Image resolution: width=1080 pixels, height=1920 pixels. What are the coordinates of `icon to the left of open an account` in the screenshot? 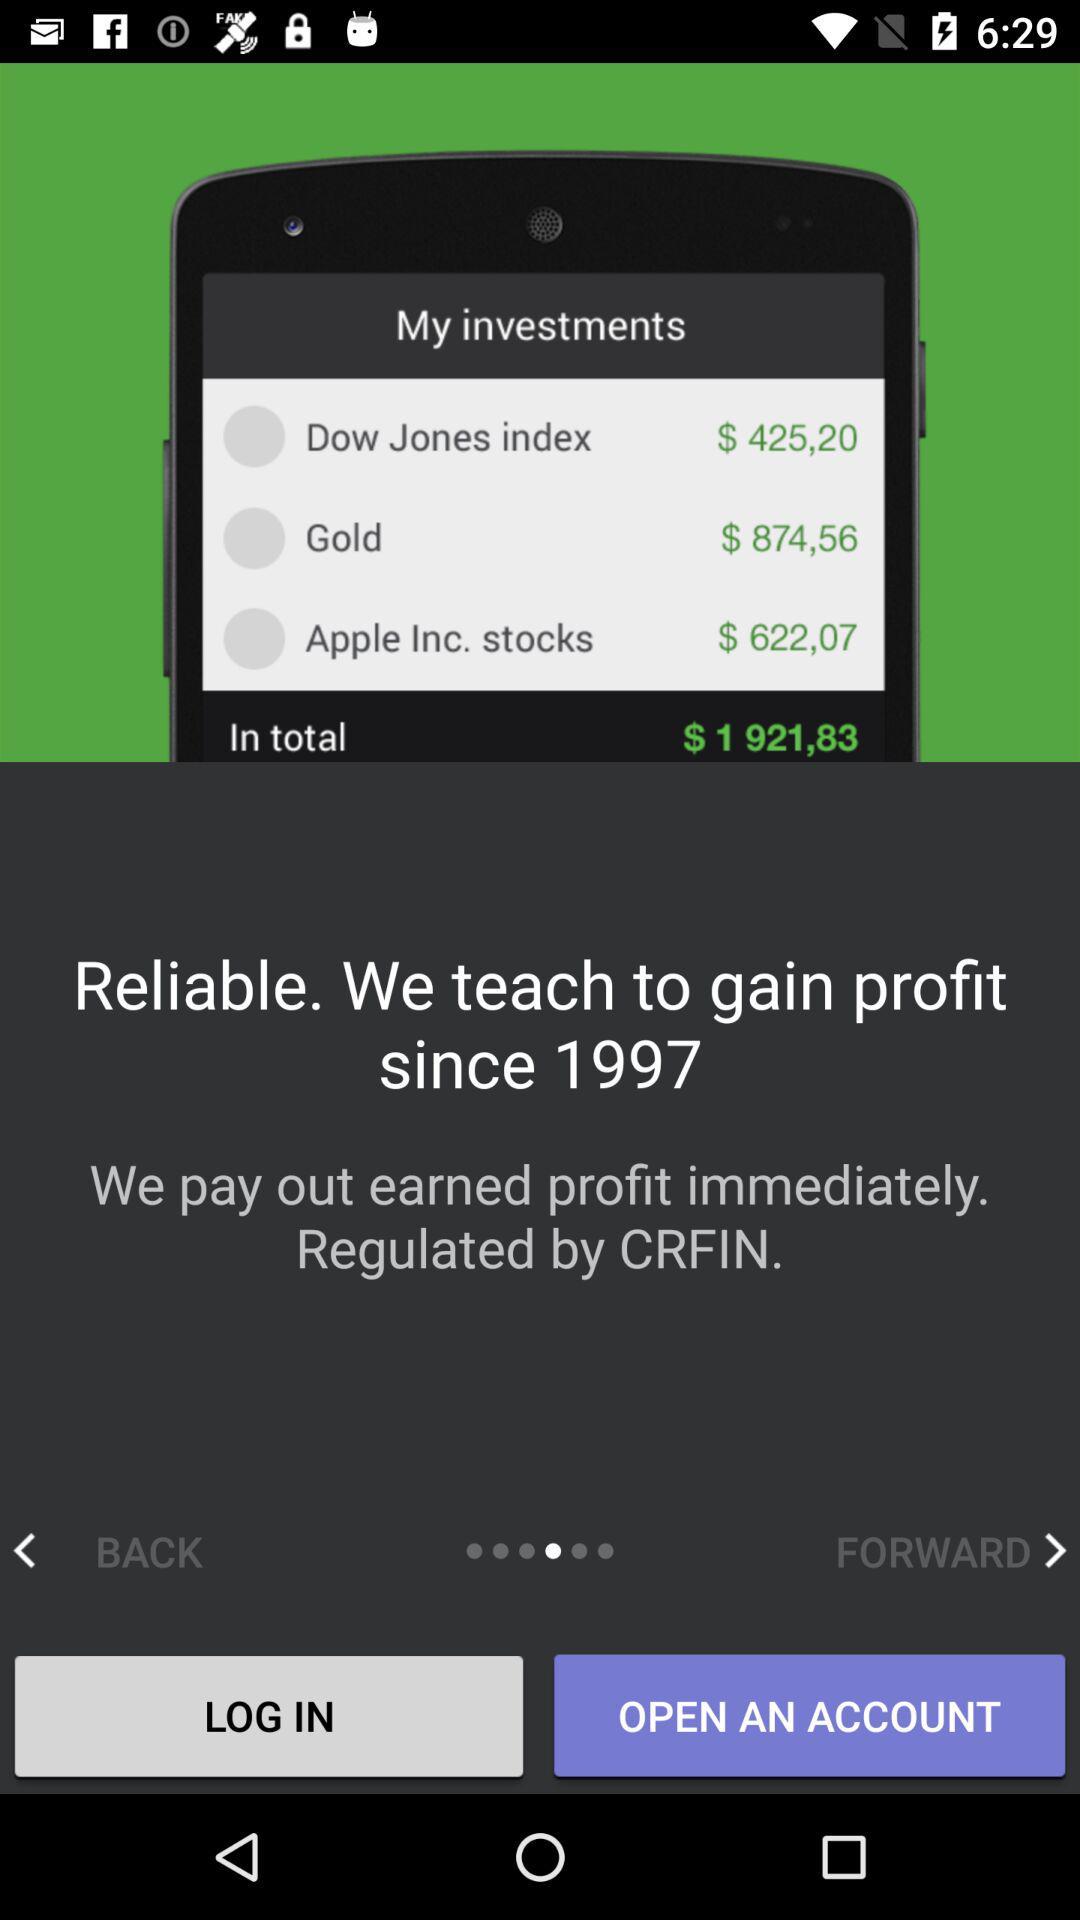 It's located at (268, 1717).